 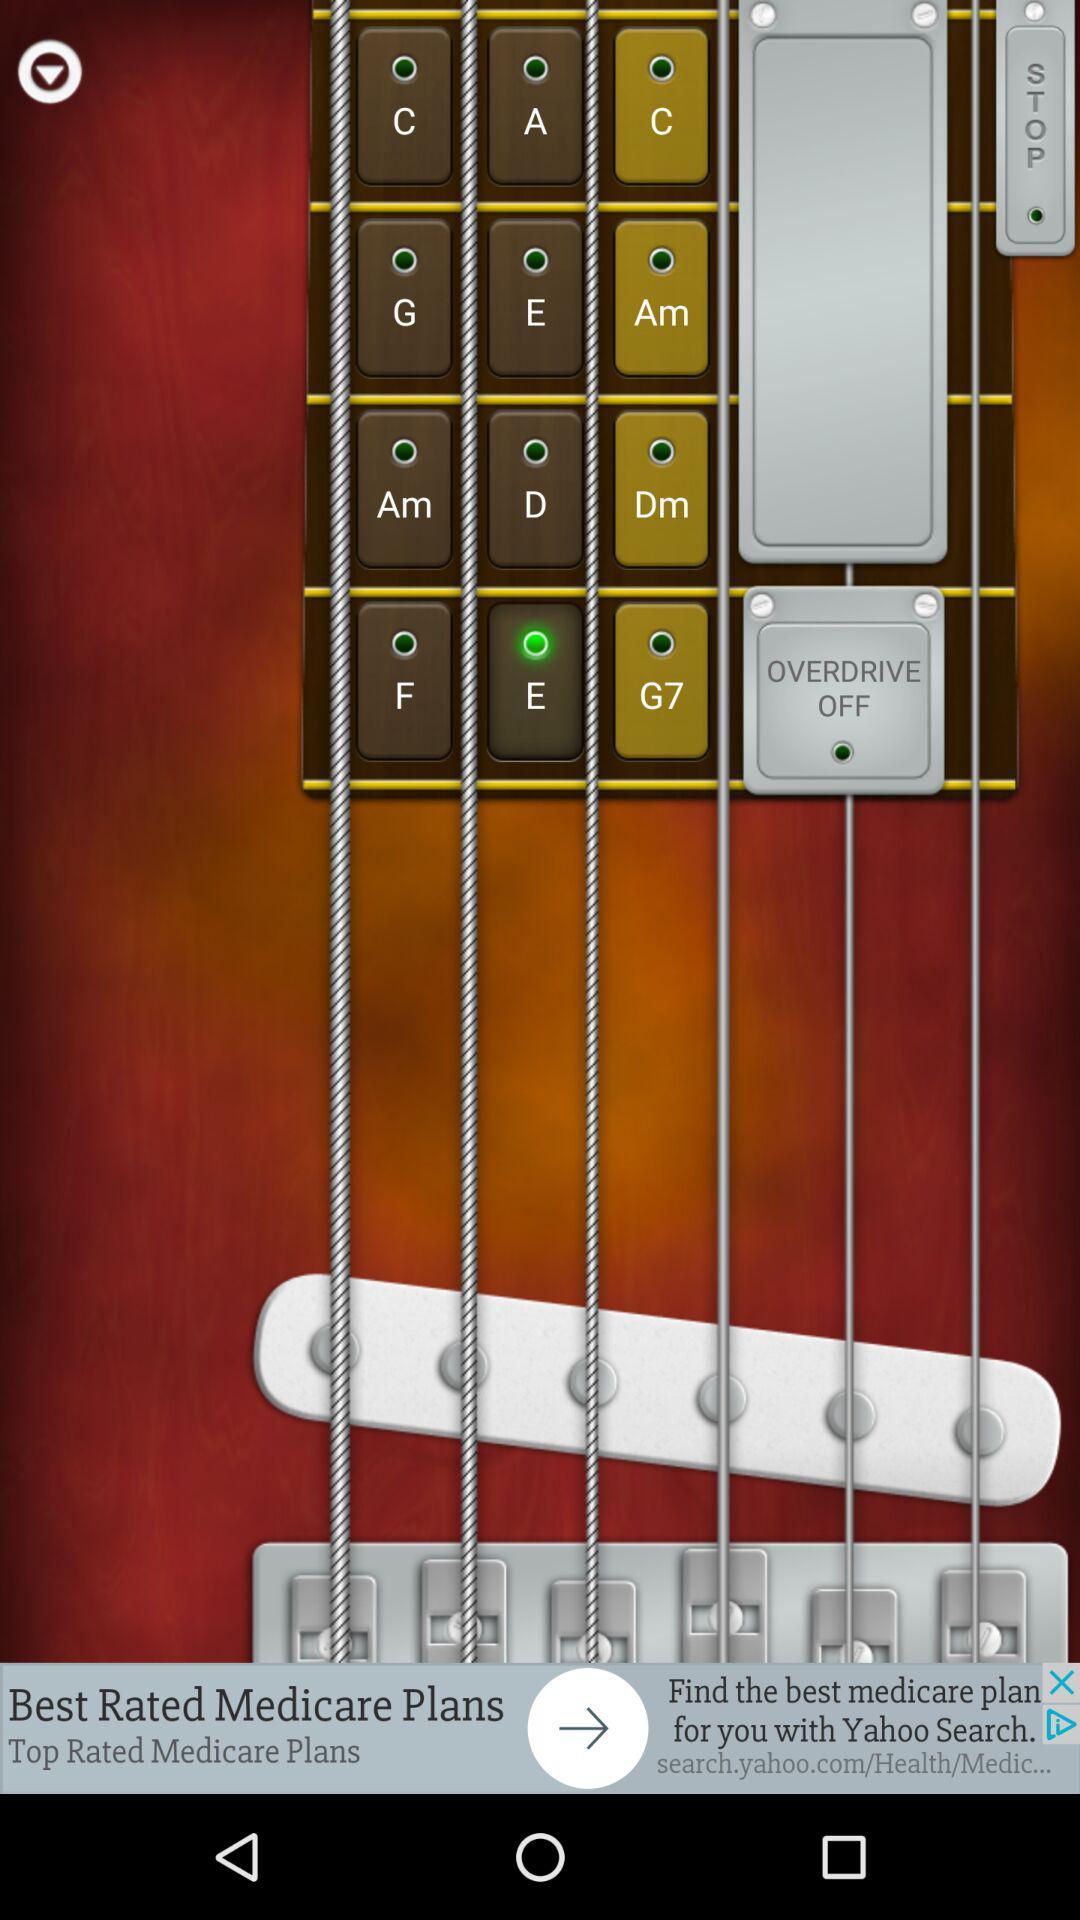 I want to click on stop playing, so click(x=1035, y=130).